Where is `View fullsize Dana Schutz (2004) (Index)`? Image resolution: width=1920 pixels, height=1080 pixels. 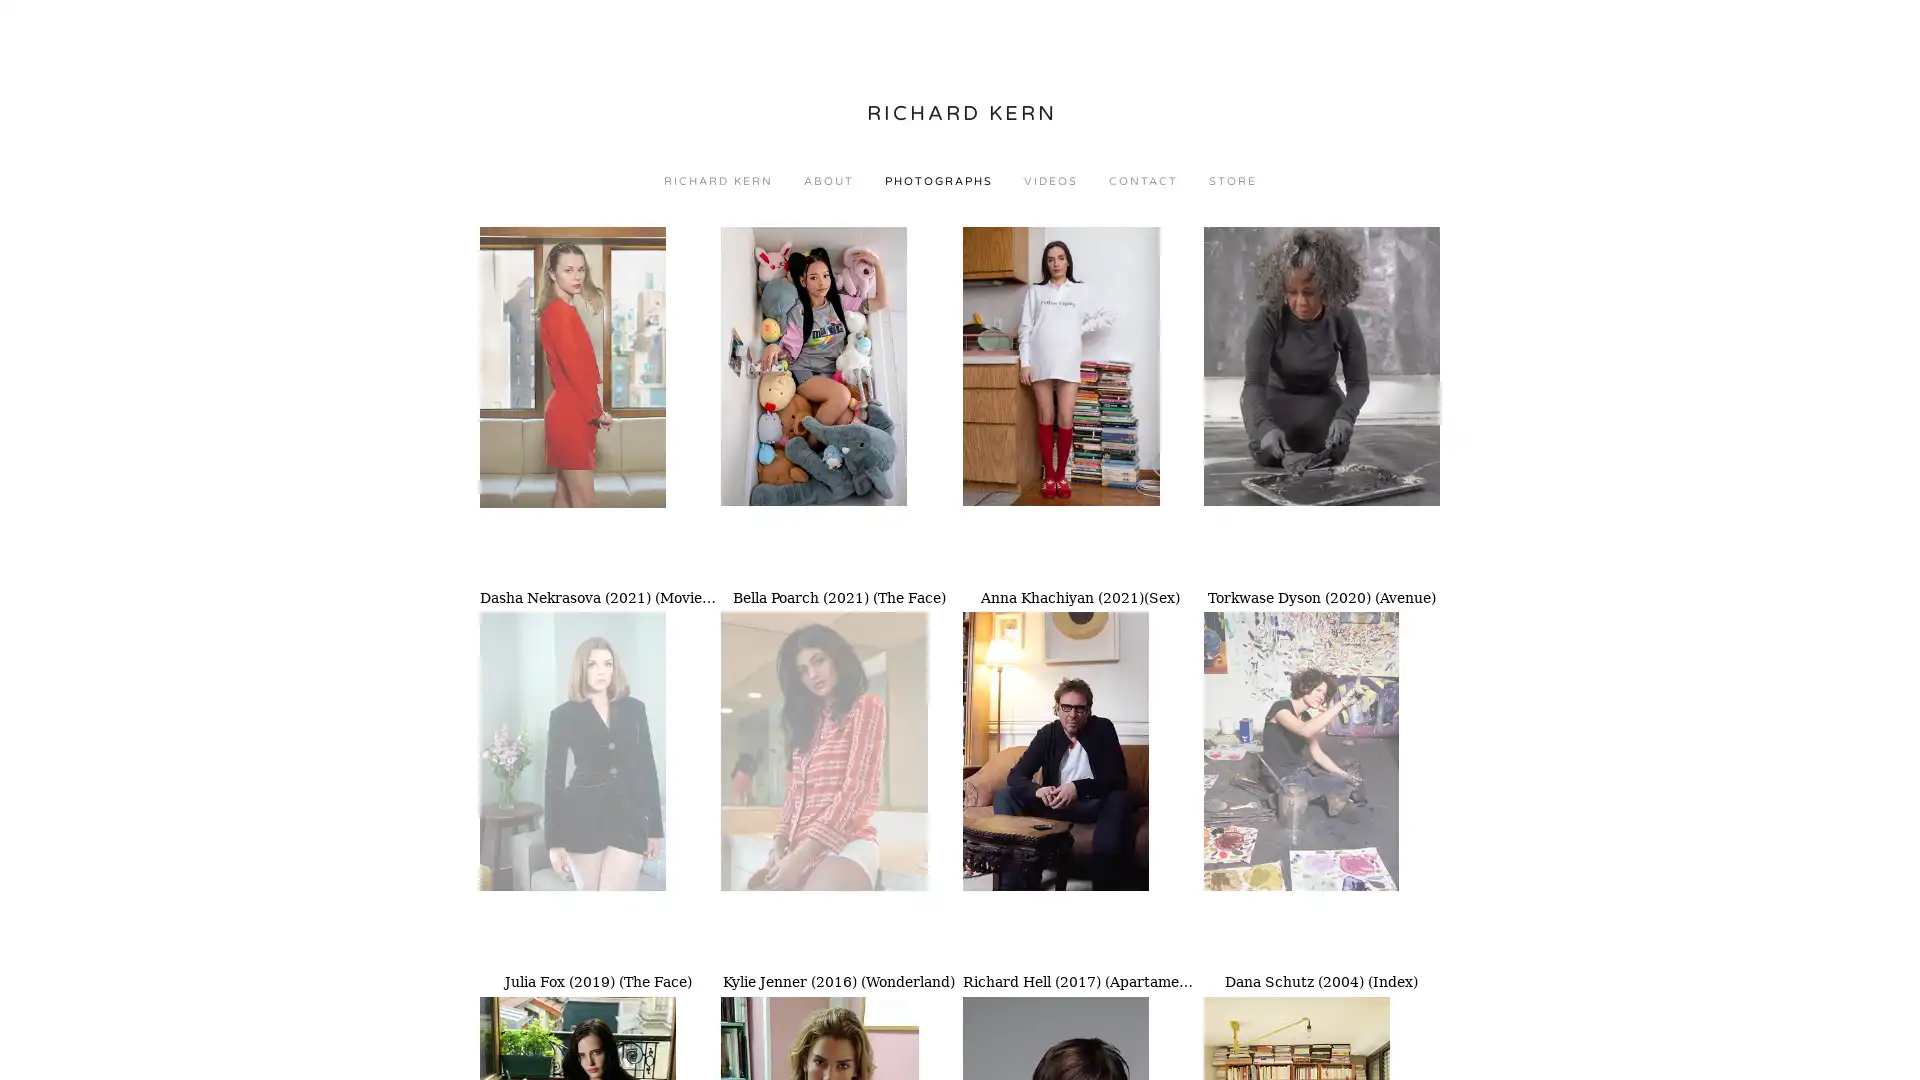
View fullsize Dana Schutz (2004) (Index) is located at coordinates (1321, 787).